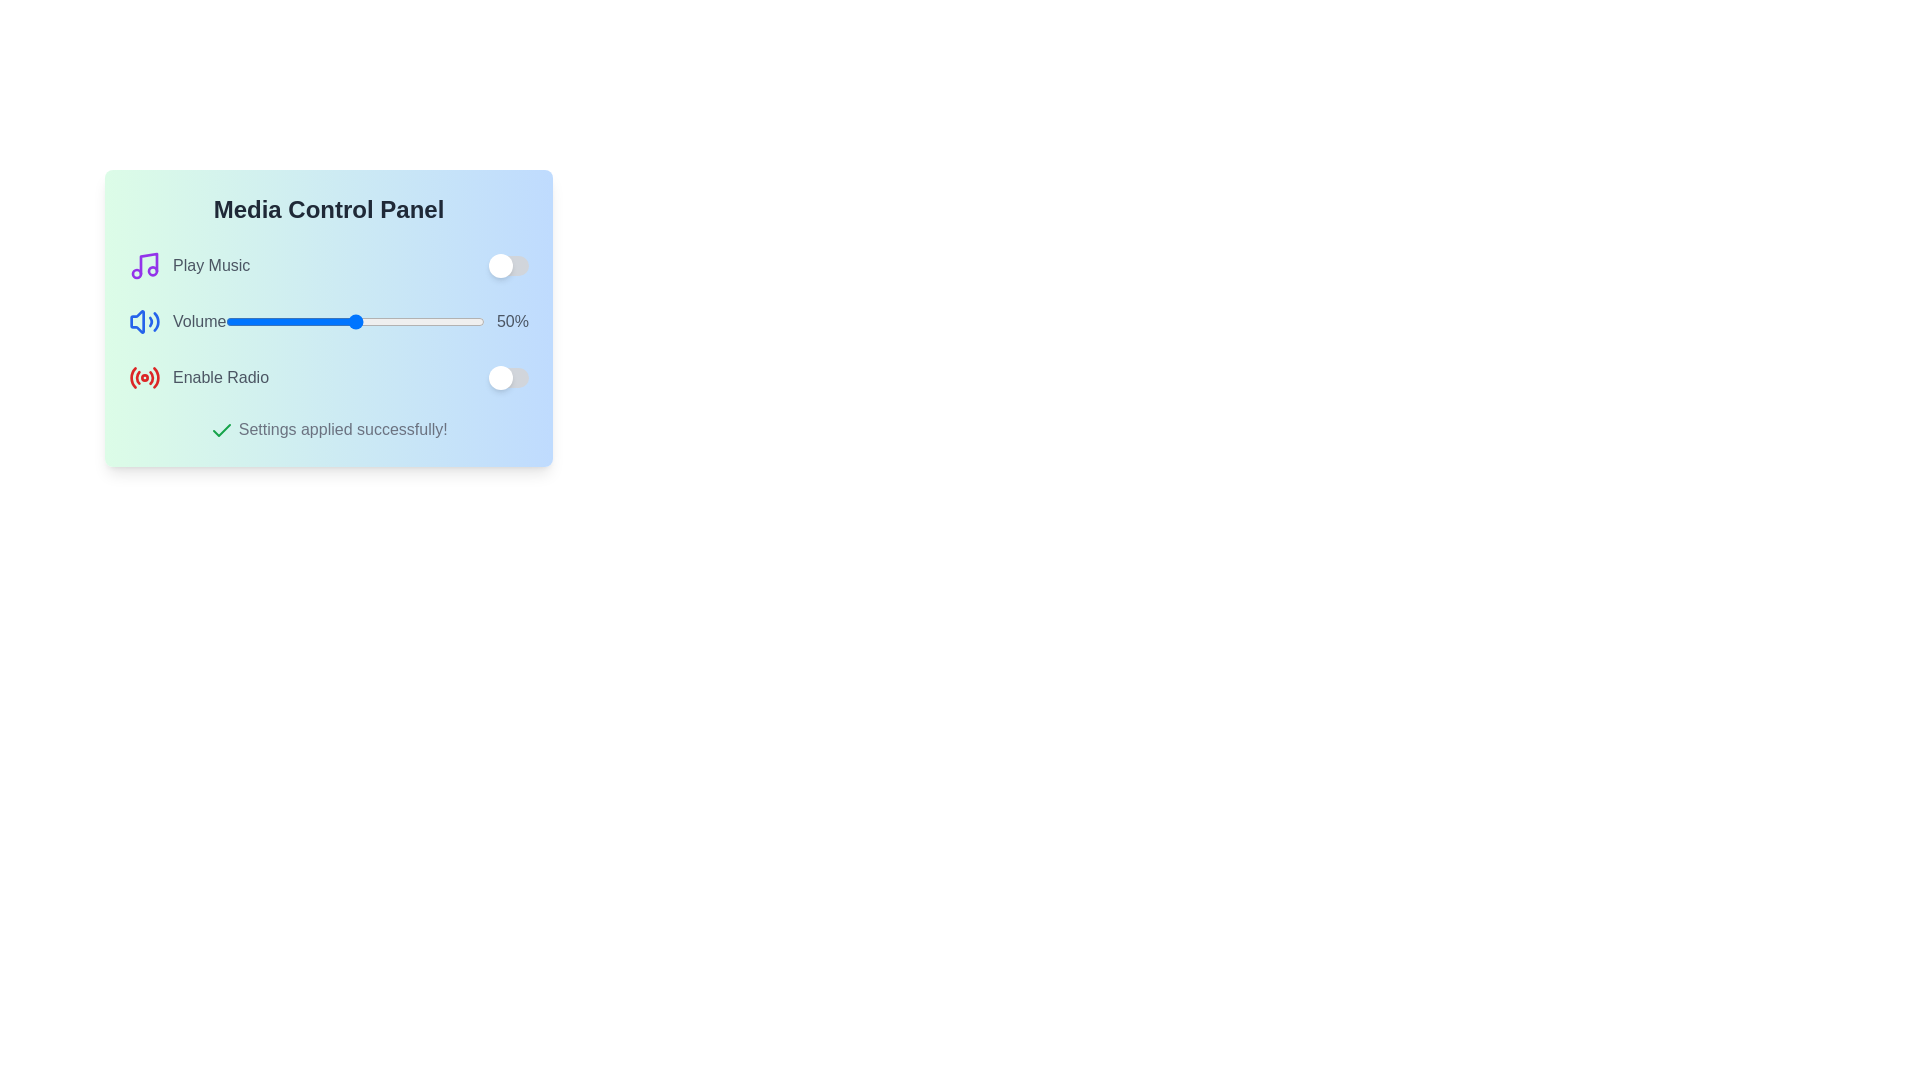 The height and width of the screenshot is (1080, 1920). What do you see at coordinates (136, 320) in the screenshot?
I see `the leftmost part of the SVG graphic representing the sound speaker icon, which is the main body of the speaker` at bounding box center [136, 320].